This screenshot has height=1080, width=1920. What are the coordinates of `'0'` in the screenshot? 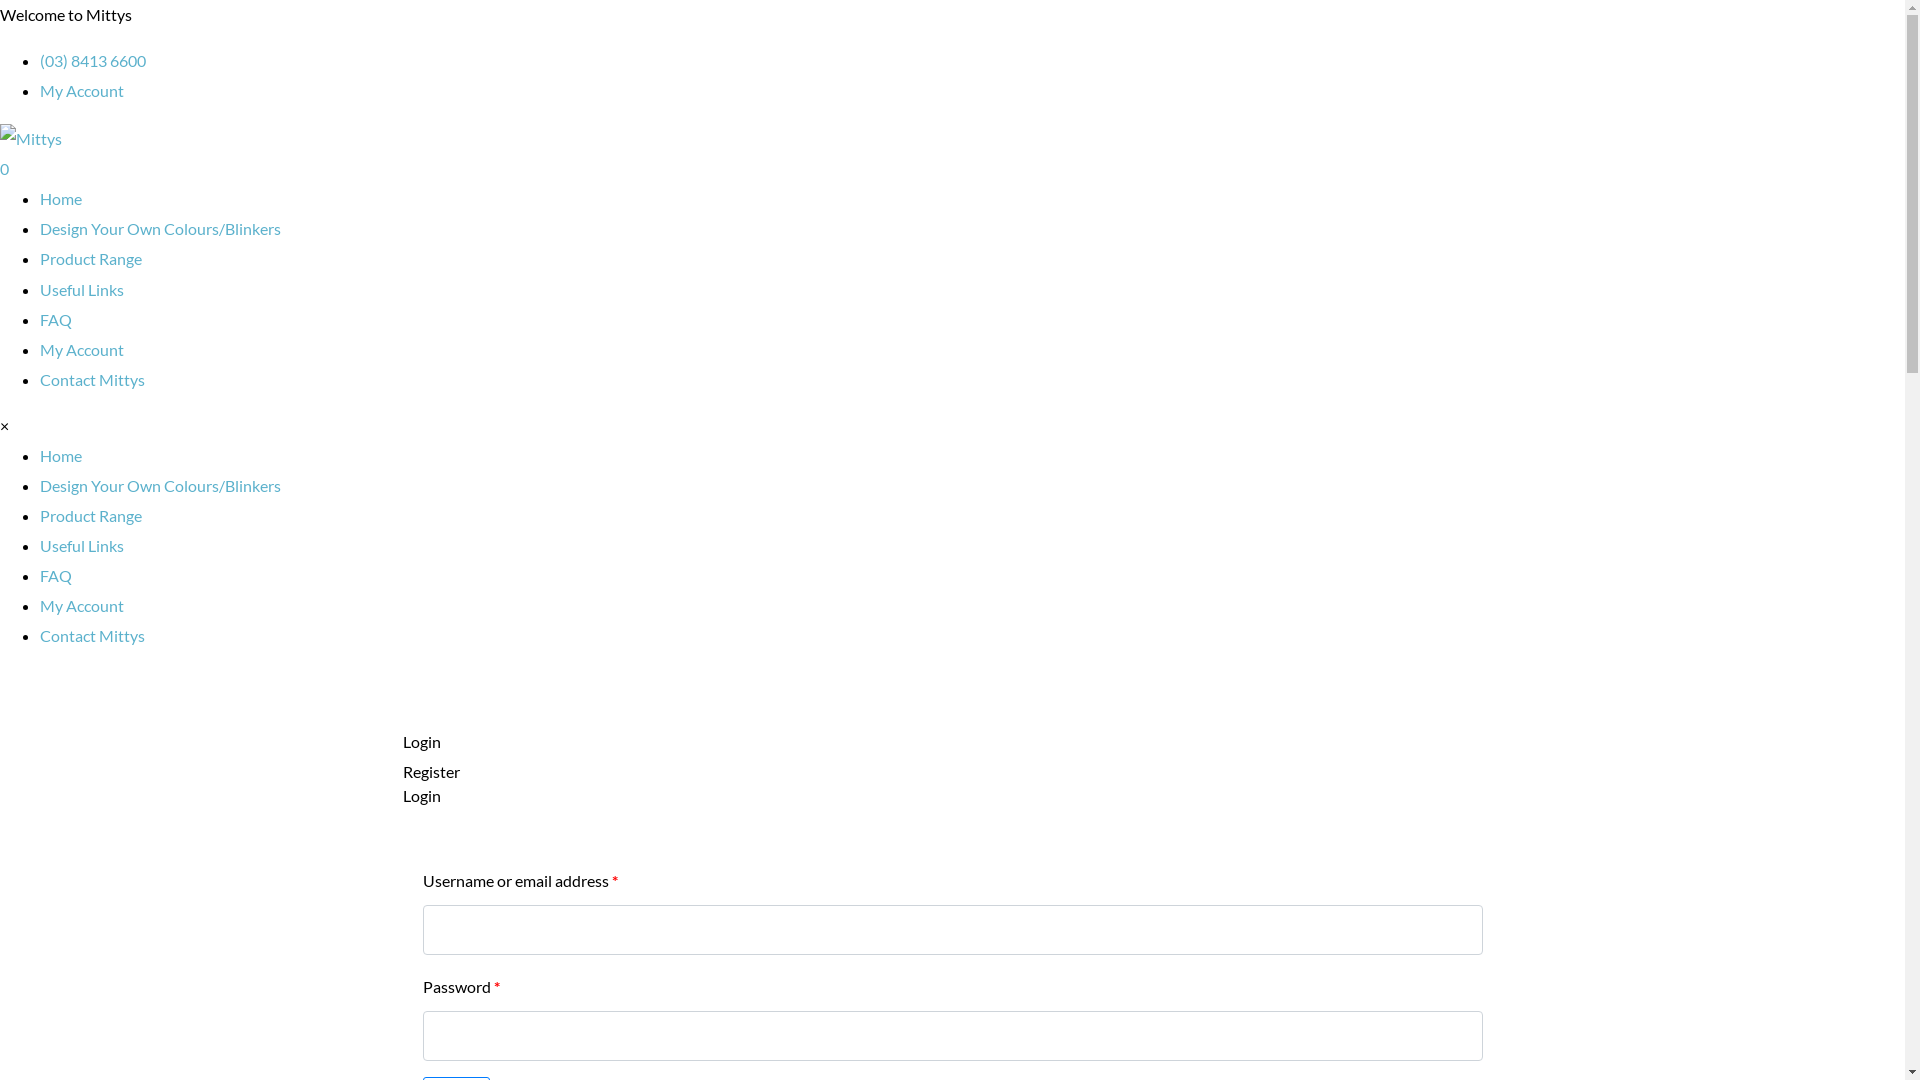 It's located at (4, 167).